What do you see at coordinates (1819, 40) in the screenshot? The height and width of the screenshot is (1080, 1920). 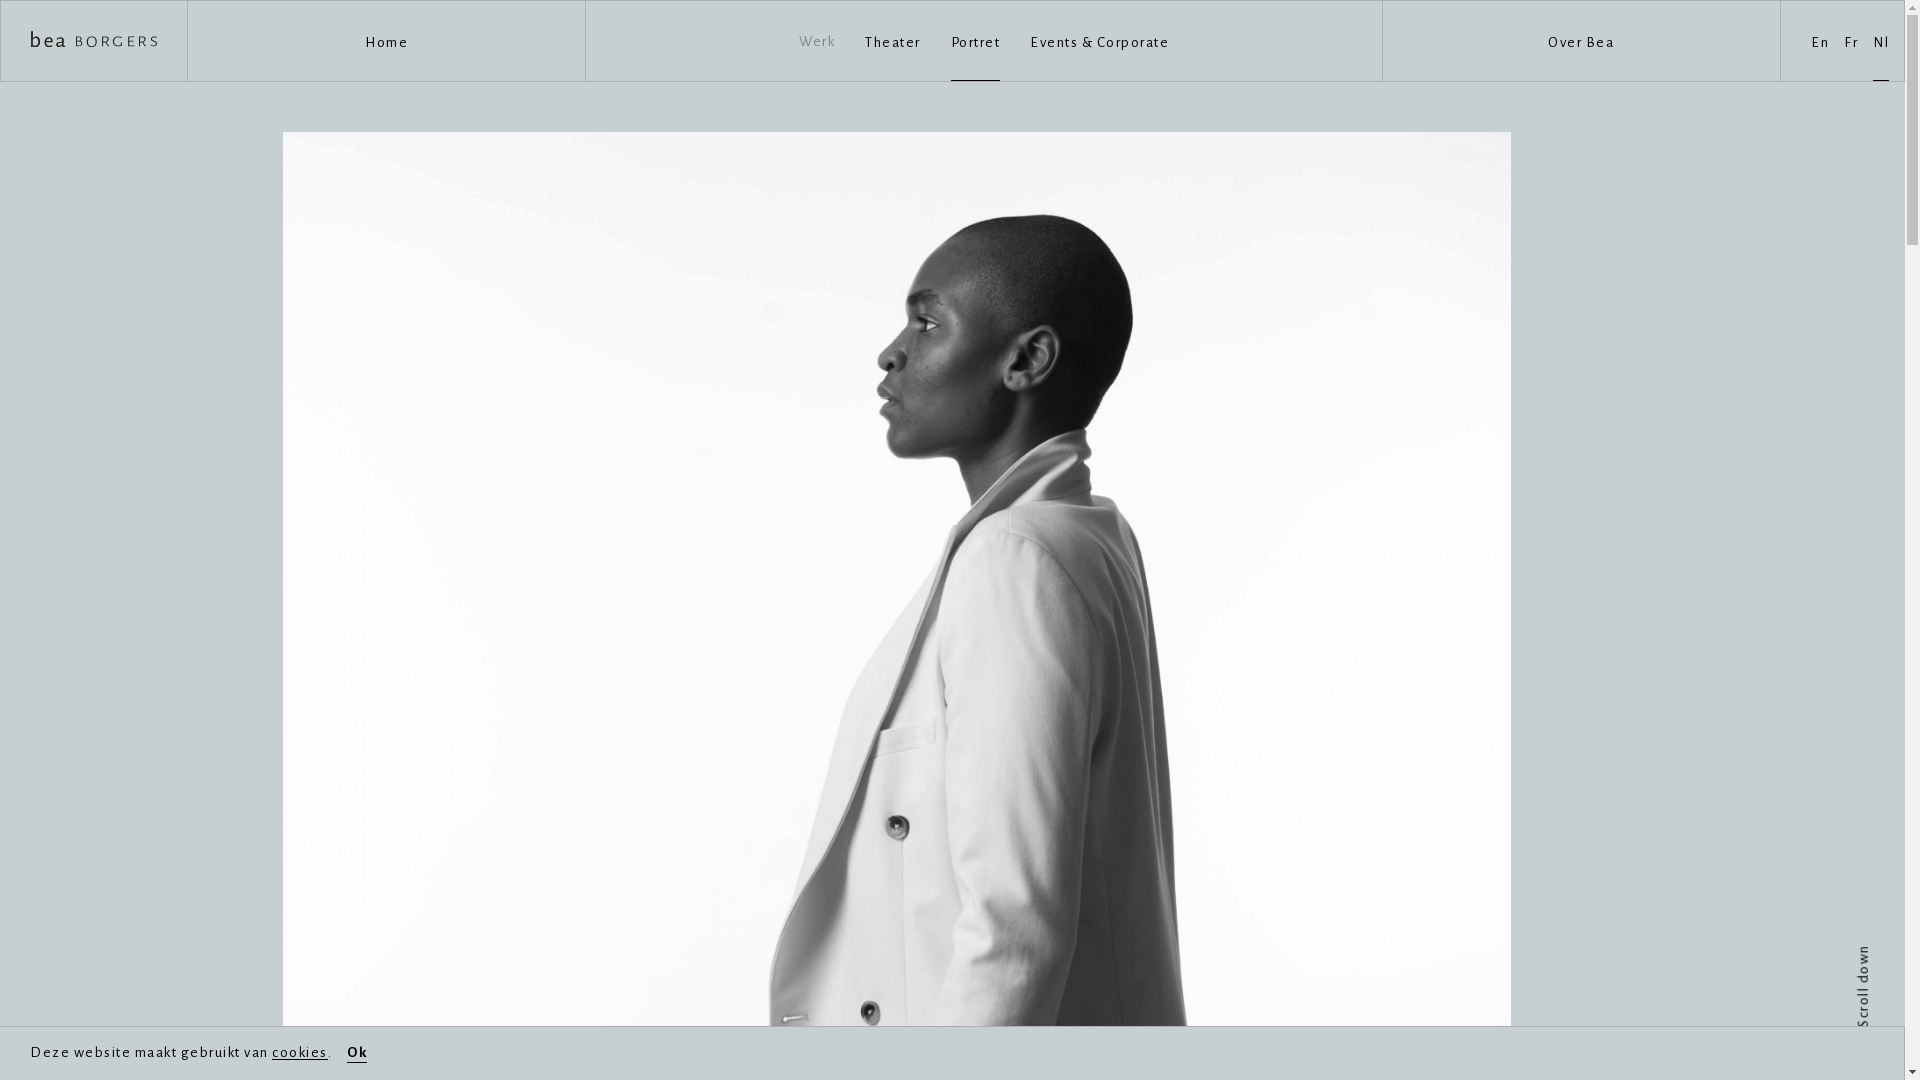 I see `'En'` at bounding box center [1819, 40].